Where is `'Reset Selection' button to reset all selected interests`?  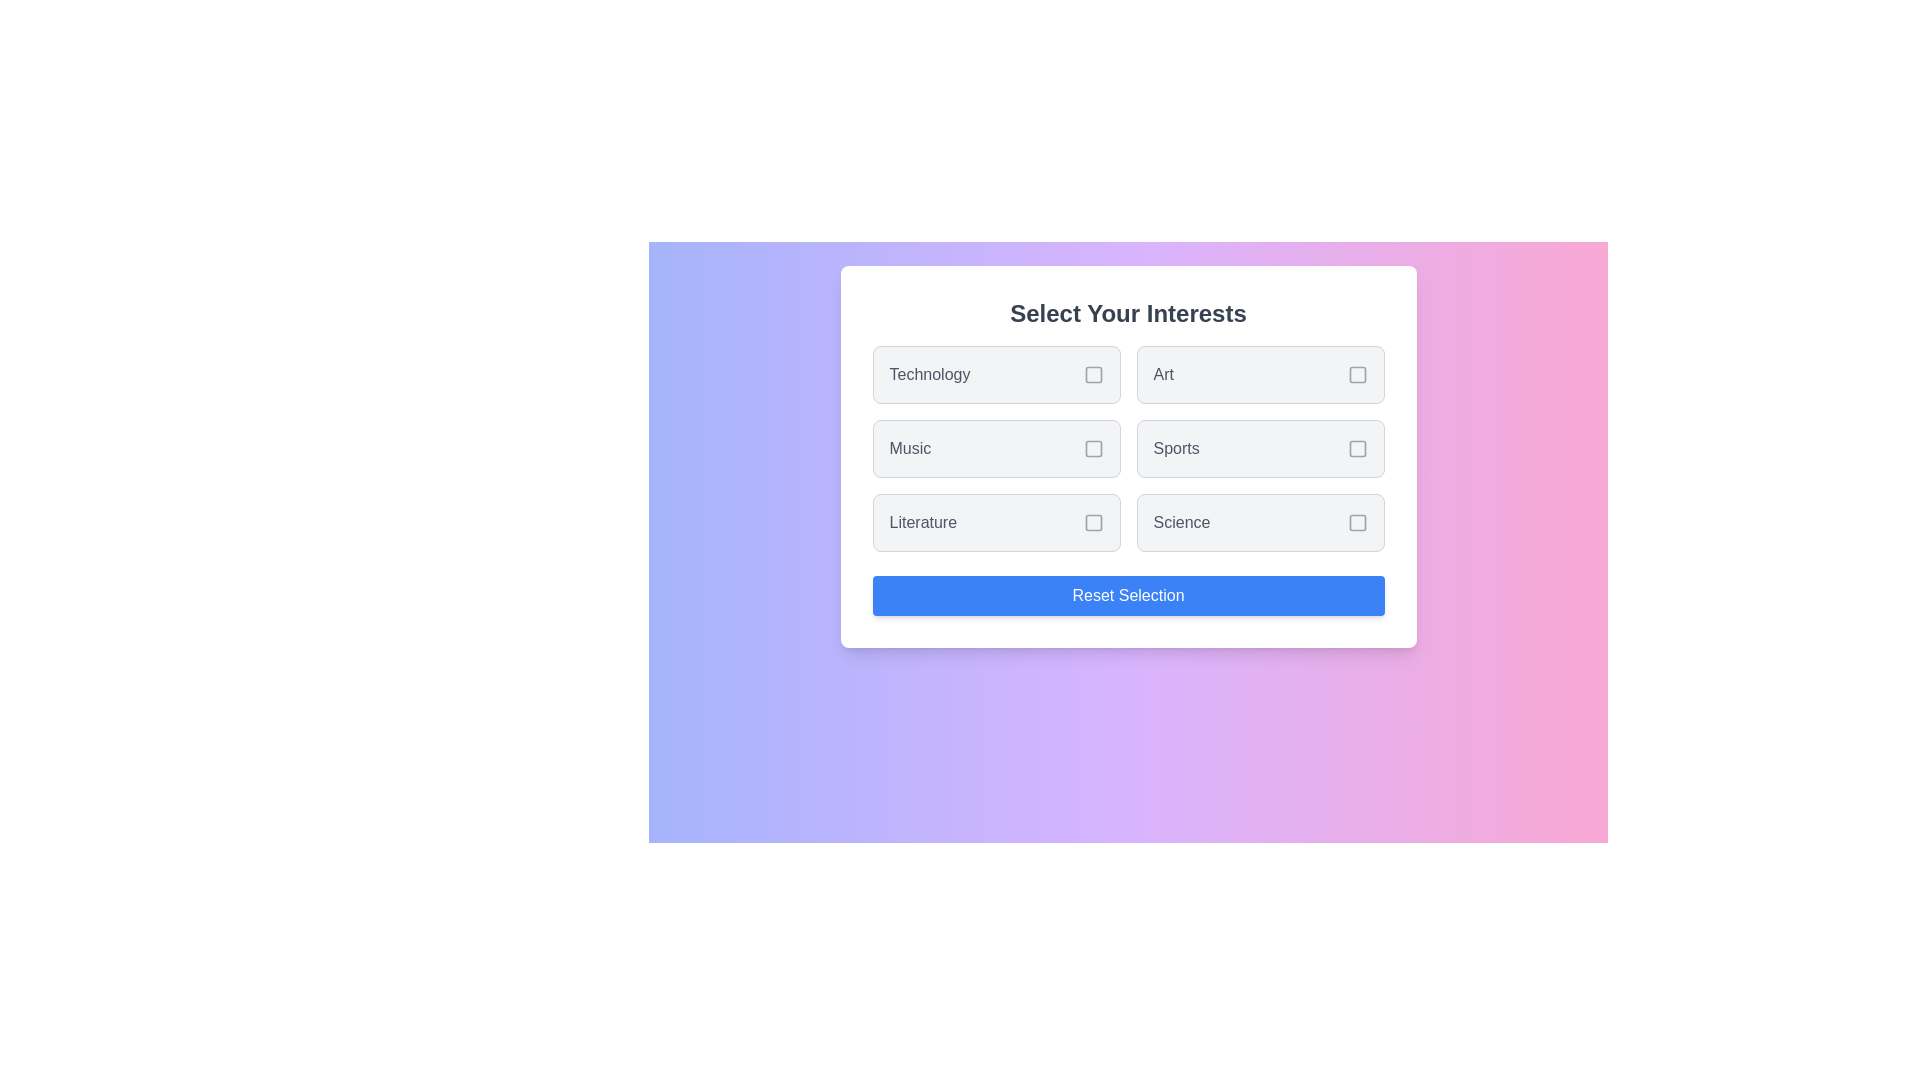
'Reset Selection' button to reset all selected interests is located at coordinates (1128, 595).